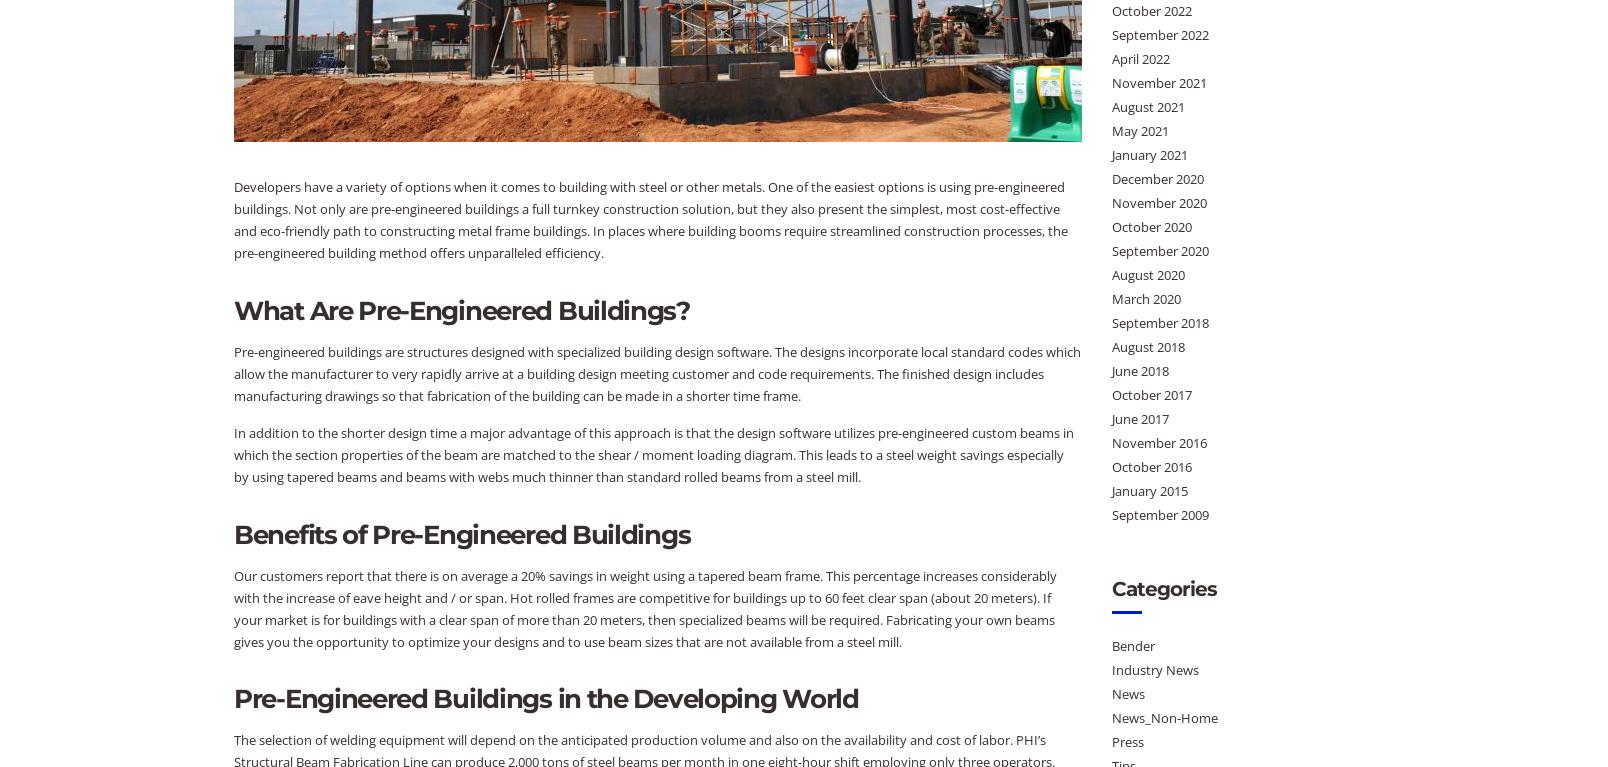  What do you see at coordinates (1164, 715) in the screenshot?
I see `'News_Non-Home'` at bounding box center [1164, 715].